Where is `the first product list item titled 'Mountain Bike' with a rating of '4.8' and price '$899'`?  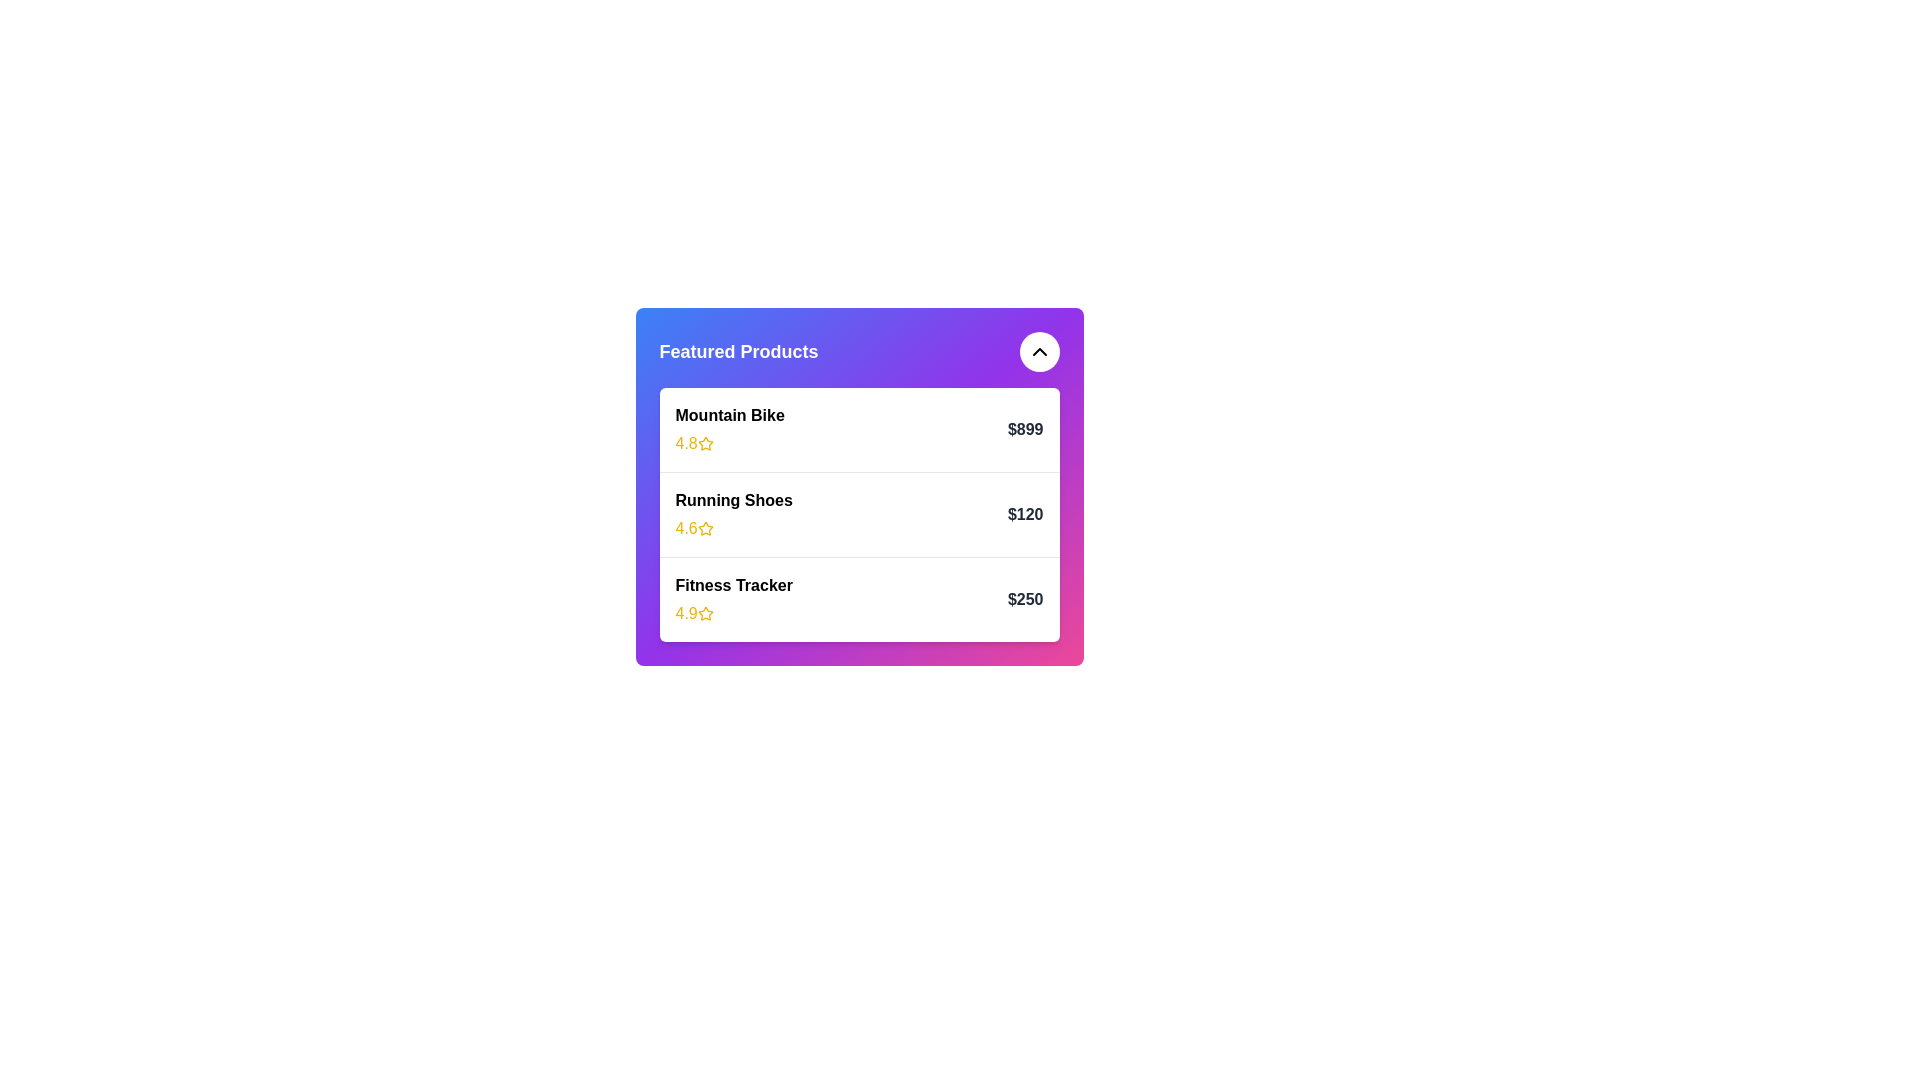
the first product list item titled 'Mountain Bike' with a rating of '4.8' and price '$899' is located at coordinates (859, 428).